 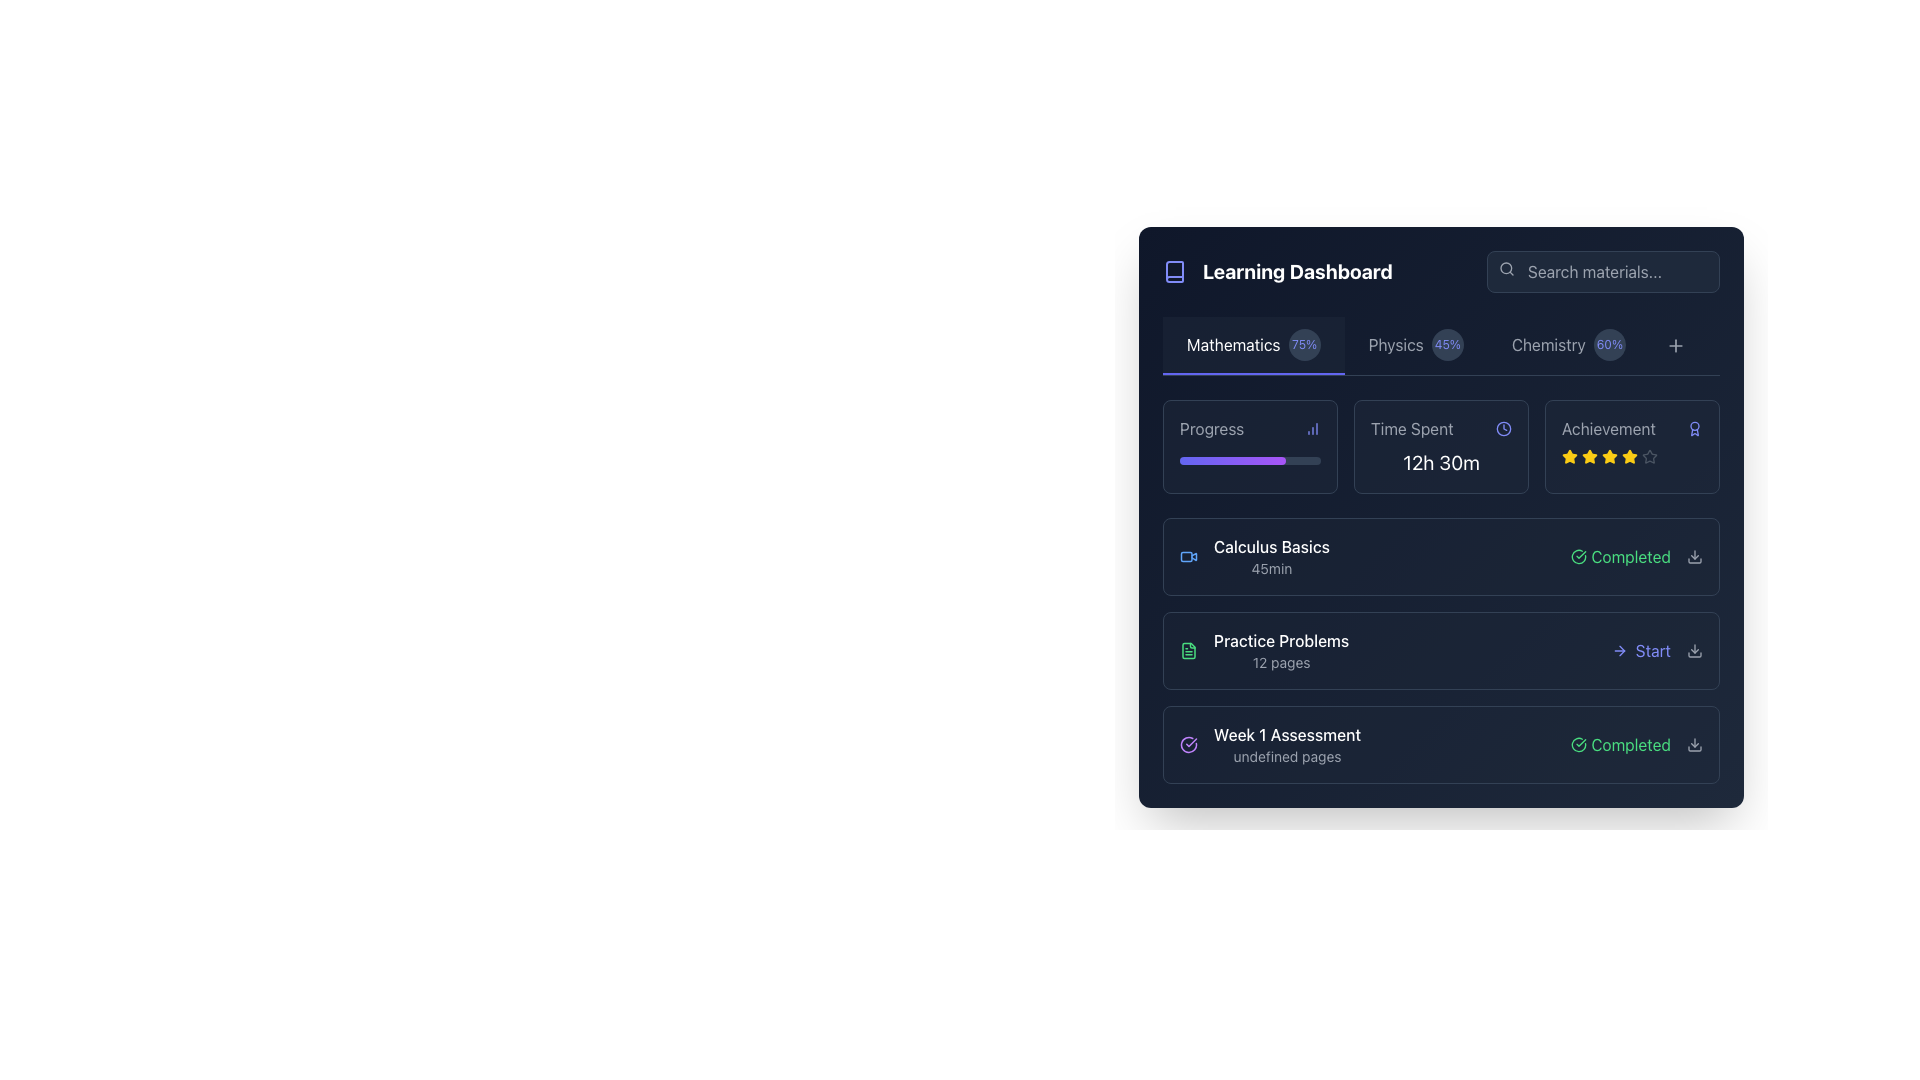 I want to click on the Static Text Label indicating achievements or awards located in the top-right section of the dashboard interface, so click(x=1608, y=427).